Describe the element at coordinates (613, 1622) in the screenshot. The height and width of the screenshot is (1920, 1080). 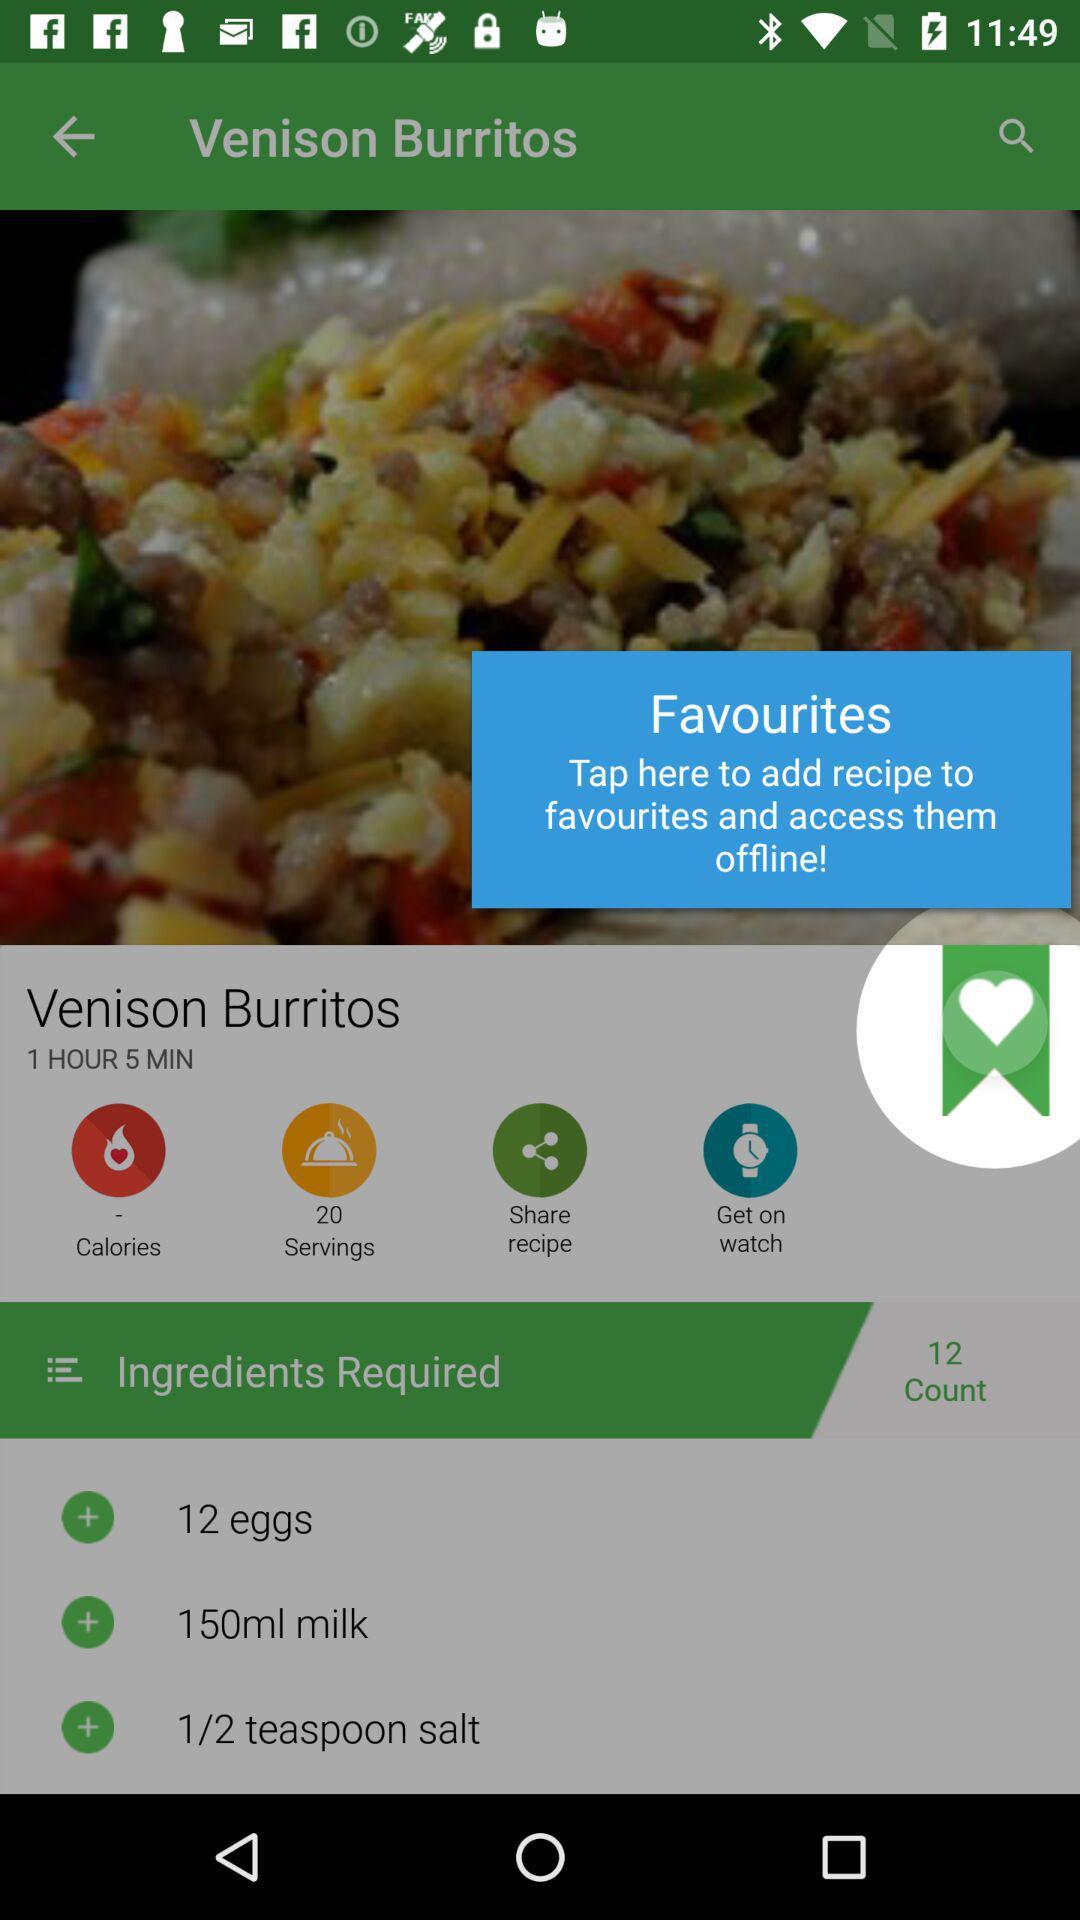
I see `the text below 12 eggs` at that location.